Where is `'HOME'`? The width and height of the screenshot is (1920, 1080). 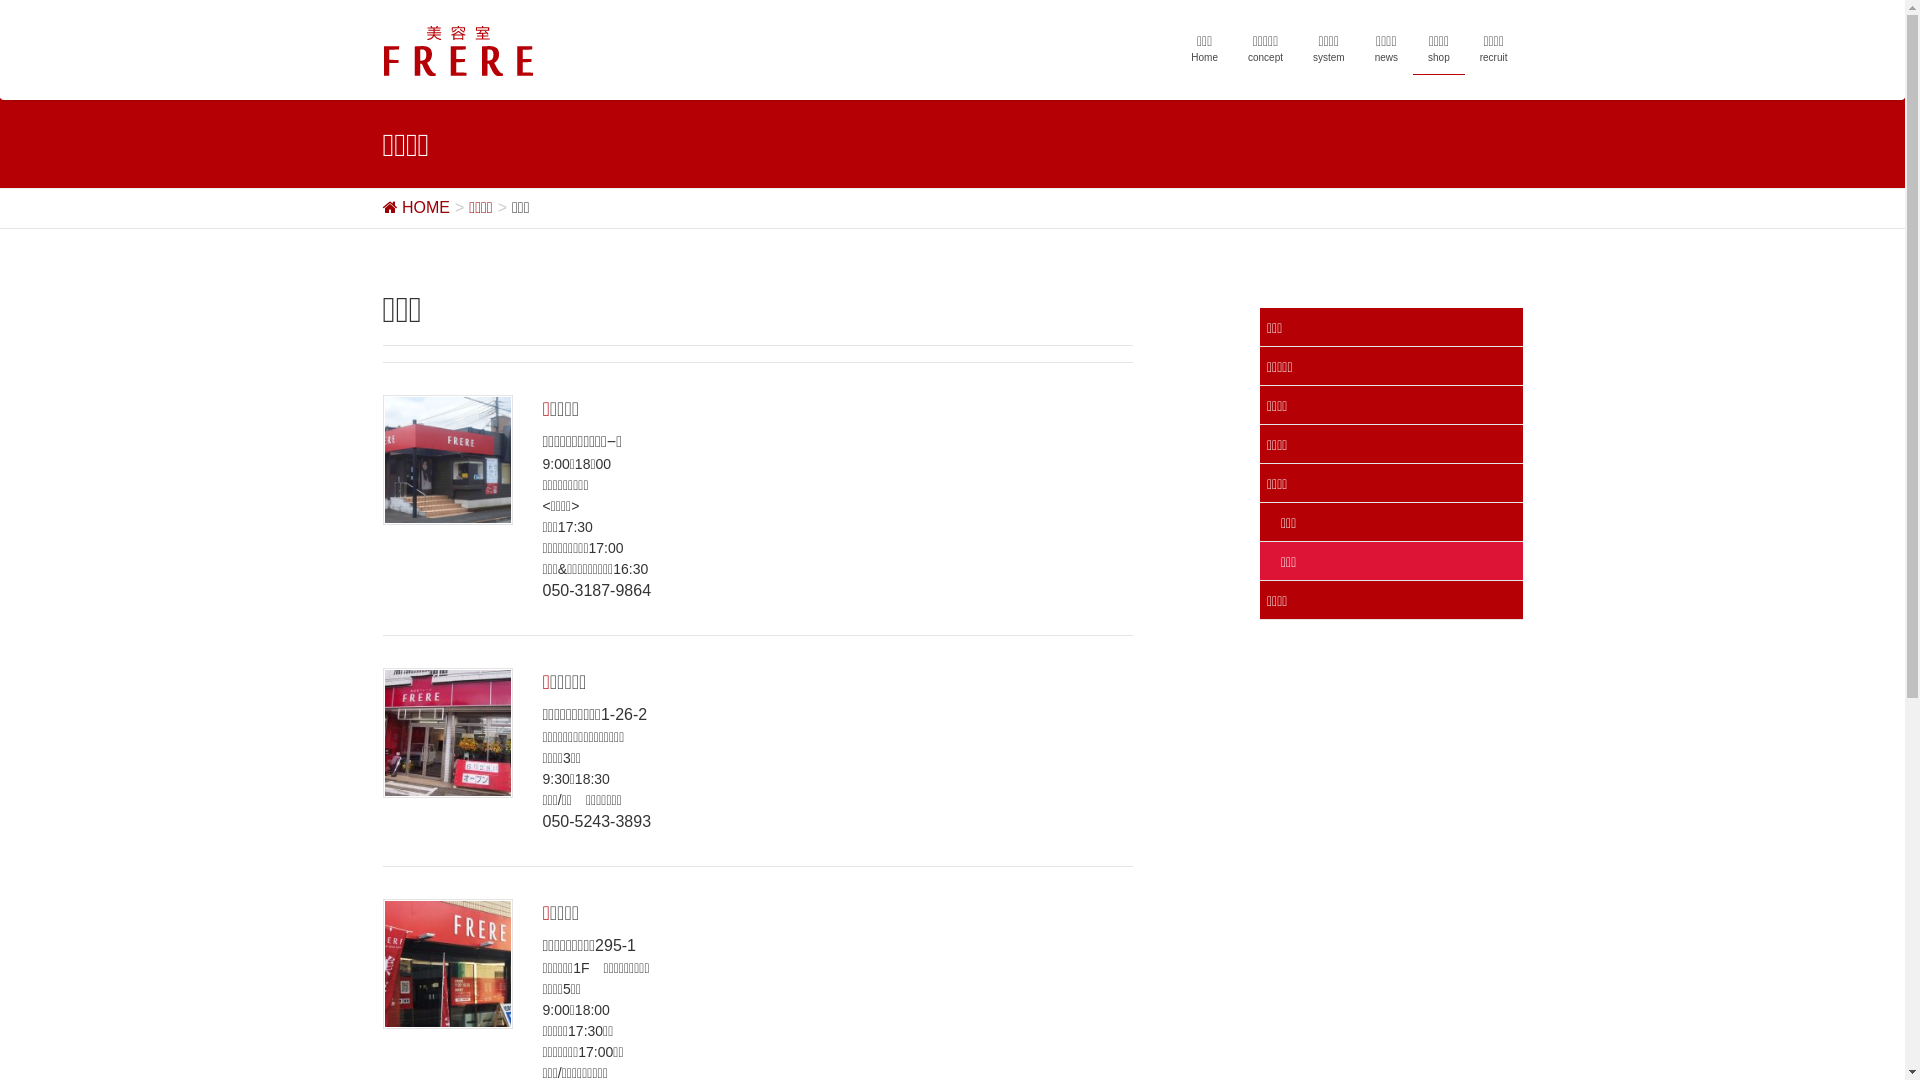 'HOME' is located at coordinates (414, 207).